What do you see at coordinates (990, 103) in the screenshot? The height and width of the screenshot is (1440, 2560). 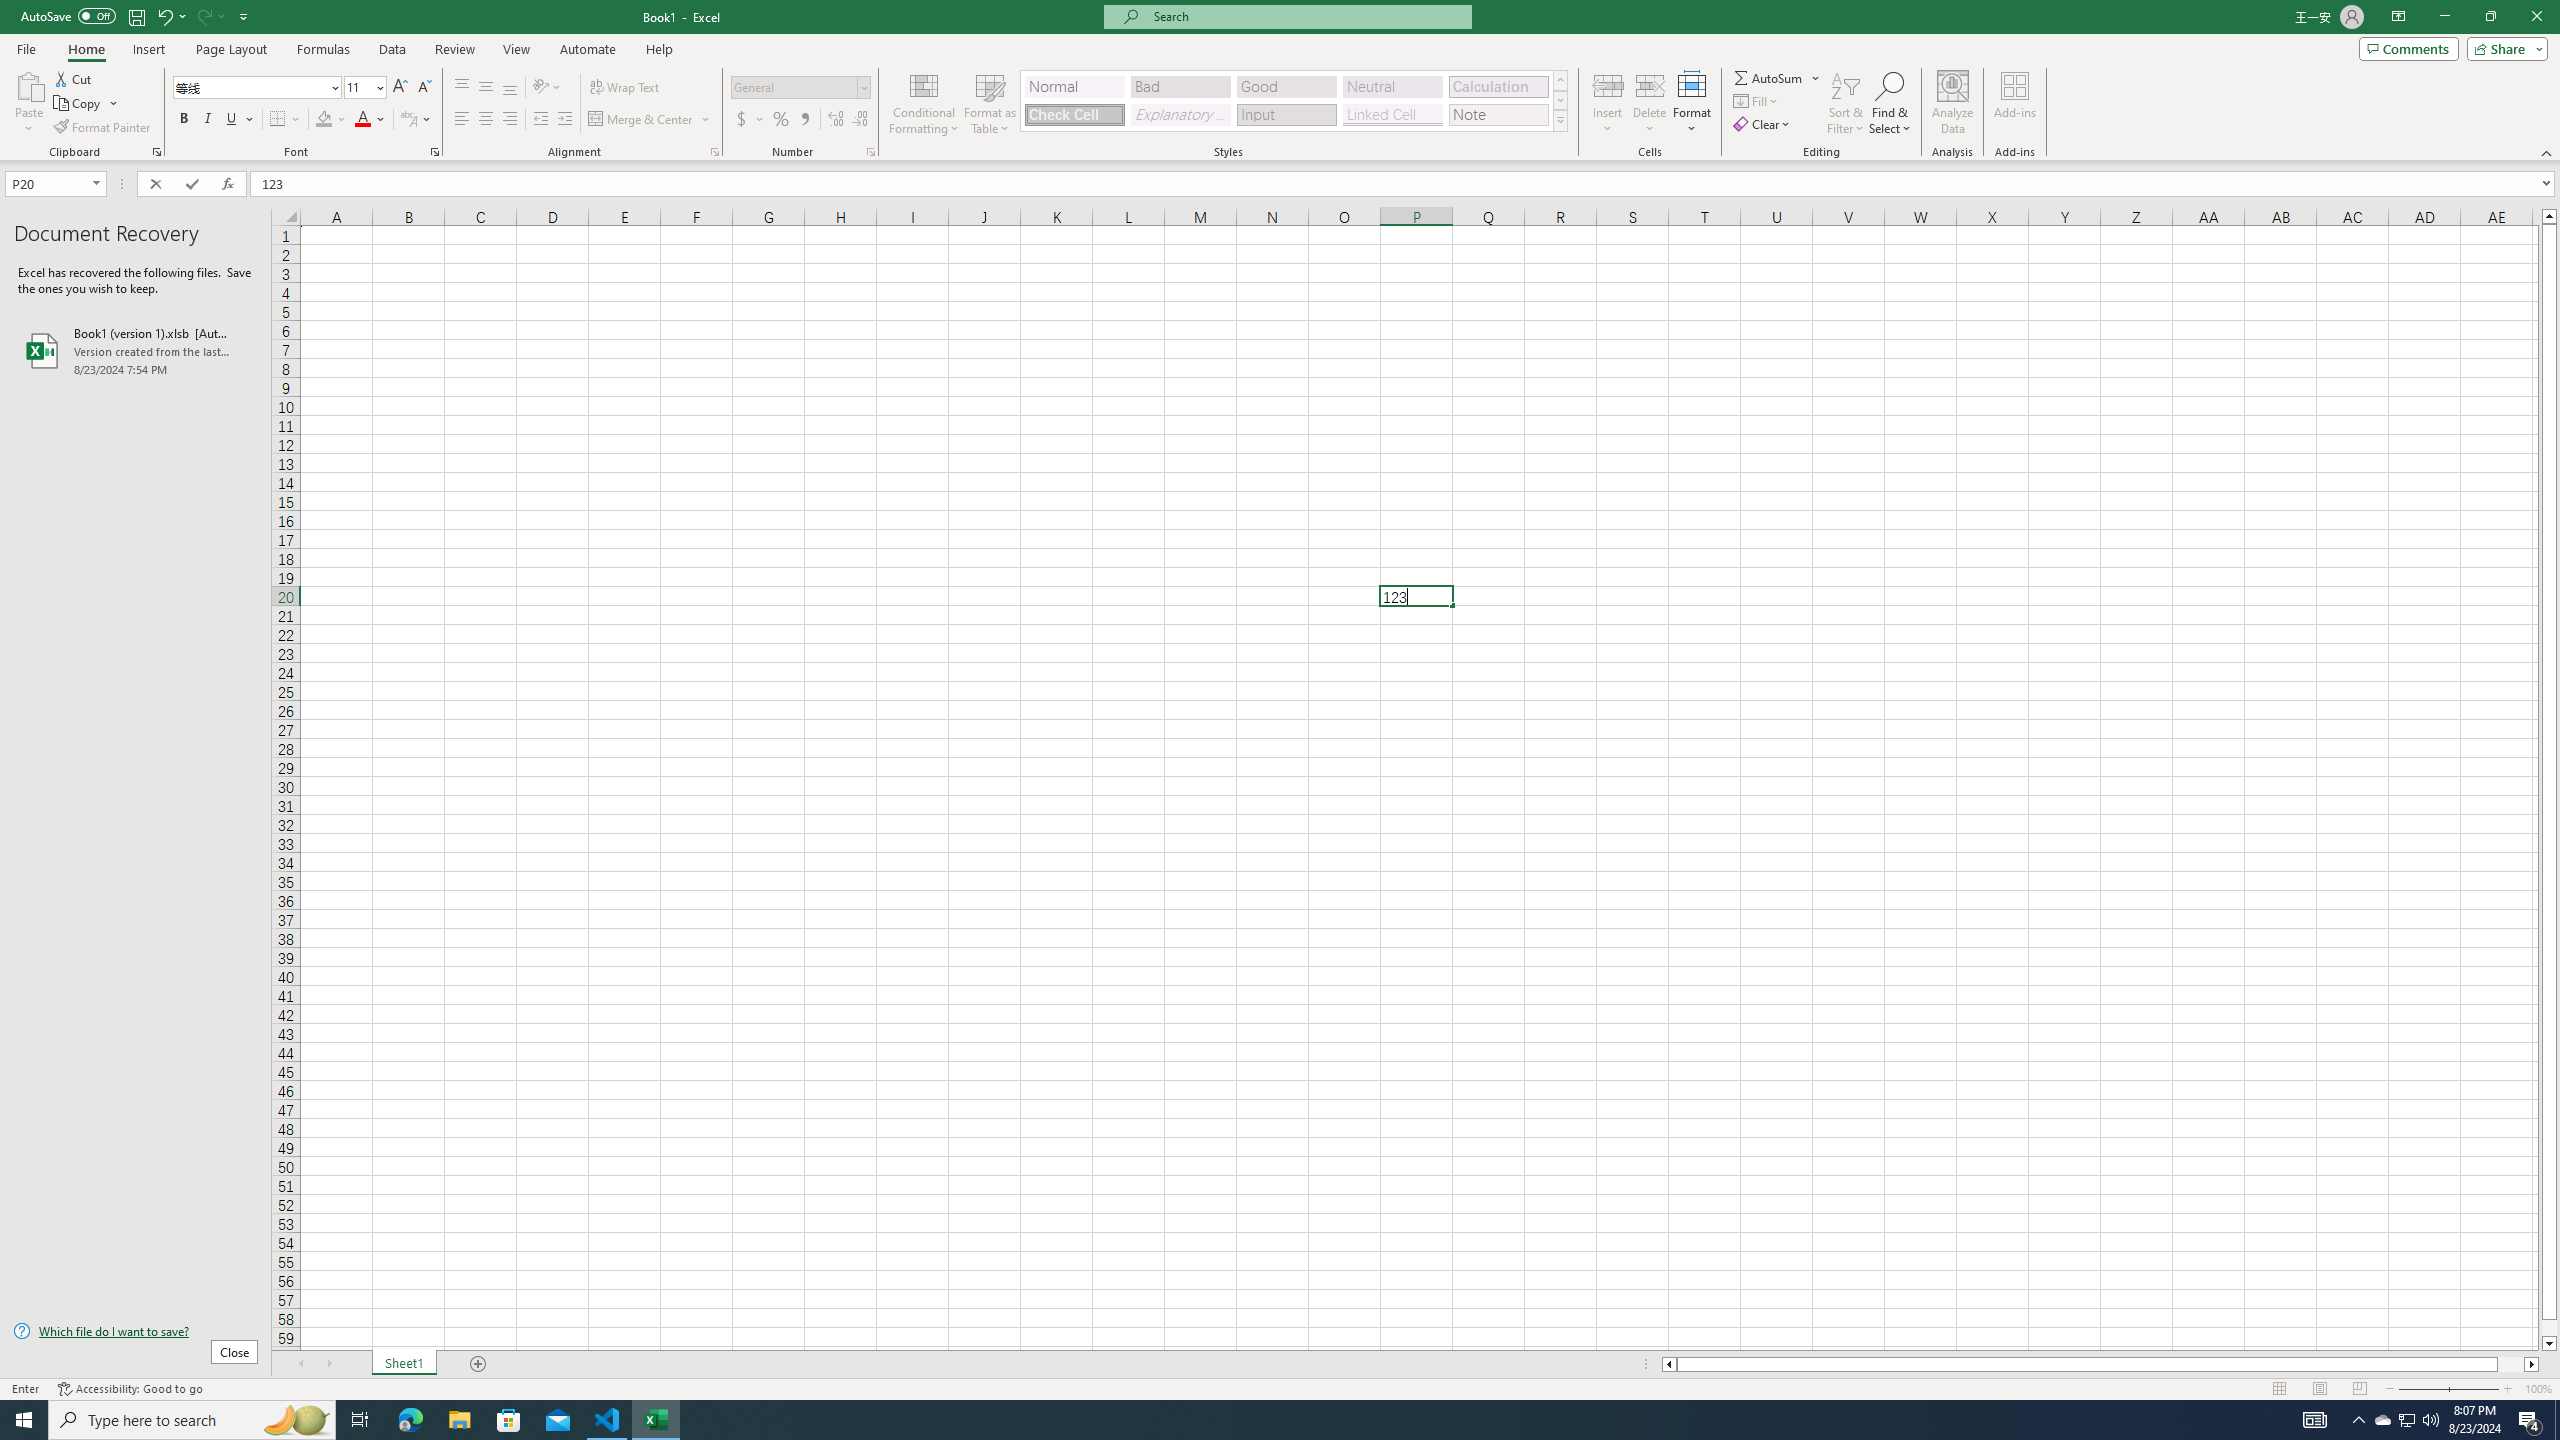 I see `'Format as Table'` at bounding box center [990, 103].